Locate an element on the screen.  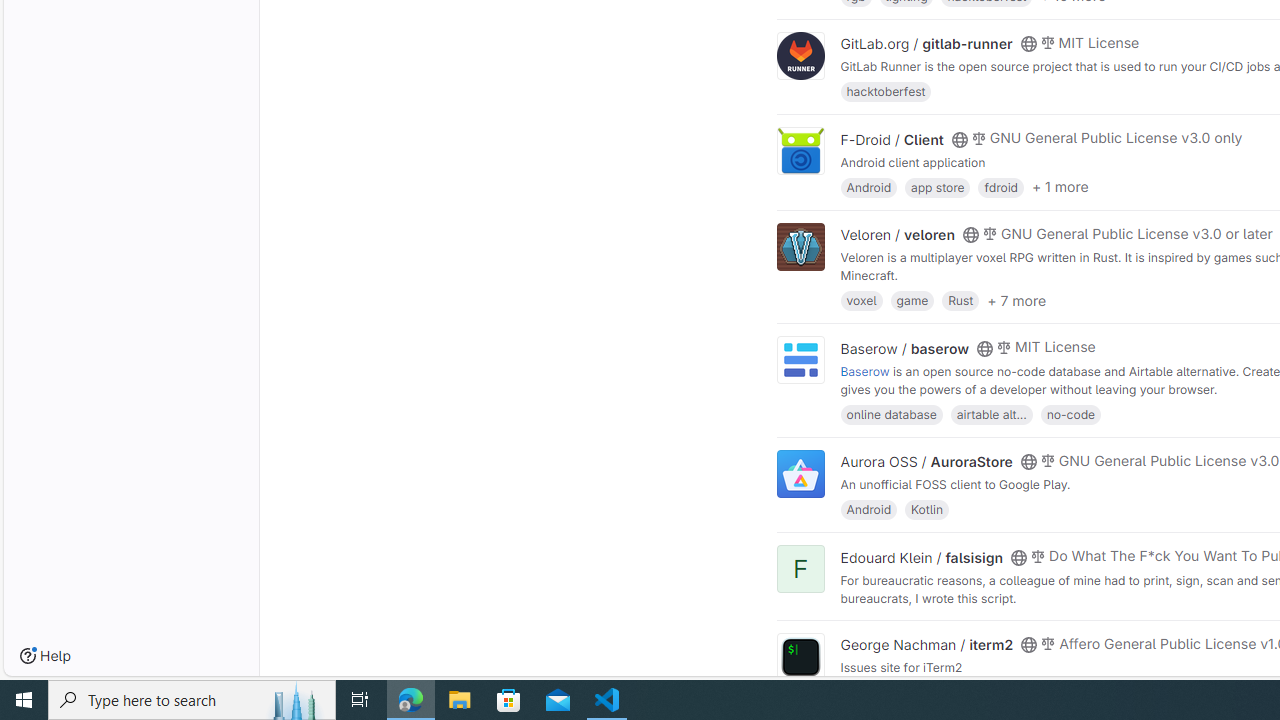
'Edouard Klein / falsisign' is located at coordinates (920, 556).